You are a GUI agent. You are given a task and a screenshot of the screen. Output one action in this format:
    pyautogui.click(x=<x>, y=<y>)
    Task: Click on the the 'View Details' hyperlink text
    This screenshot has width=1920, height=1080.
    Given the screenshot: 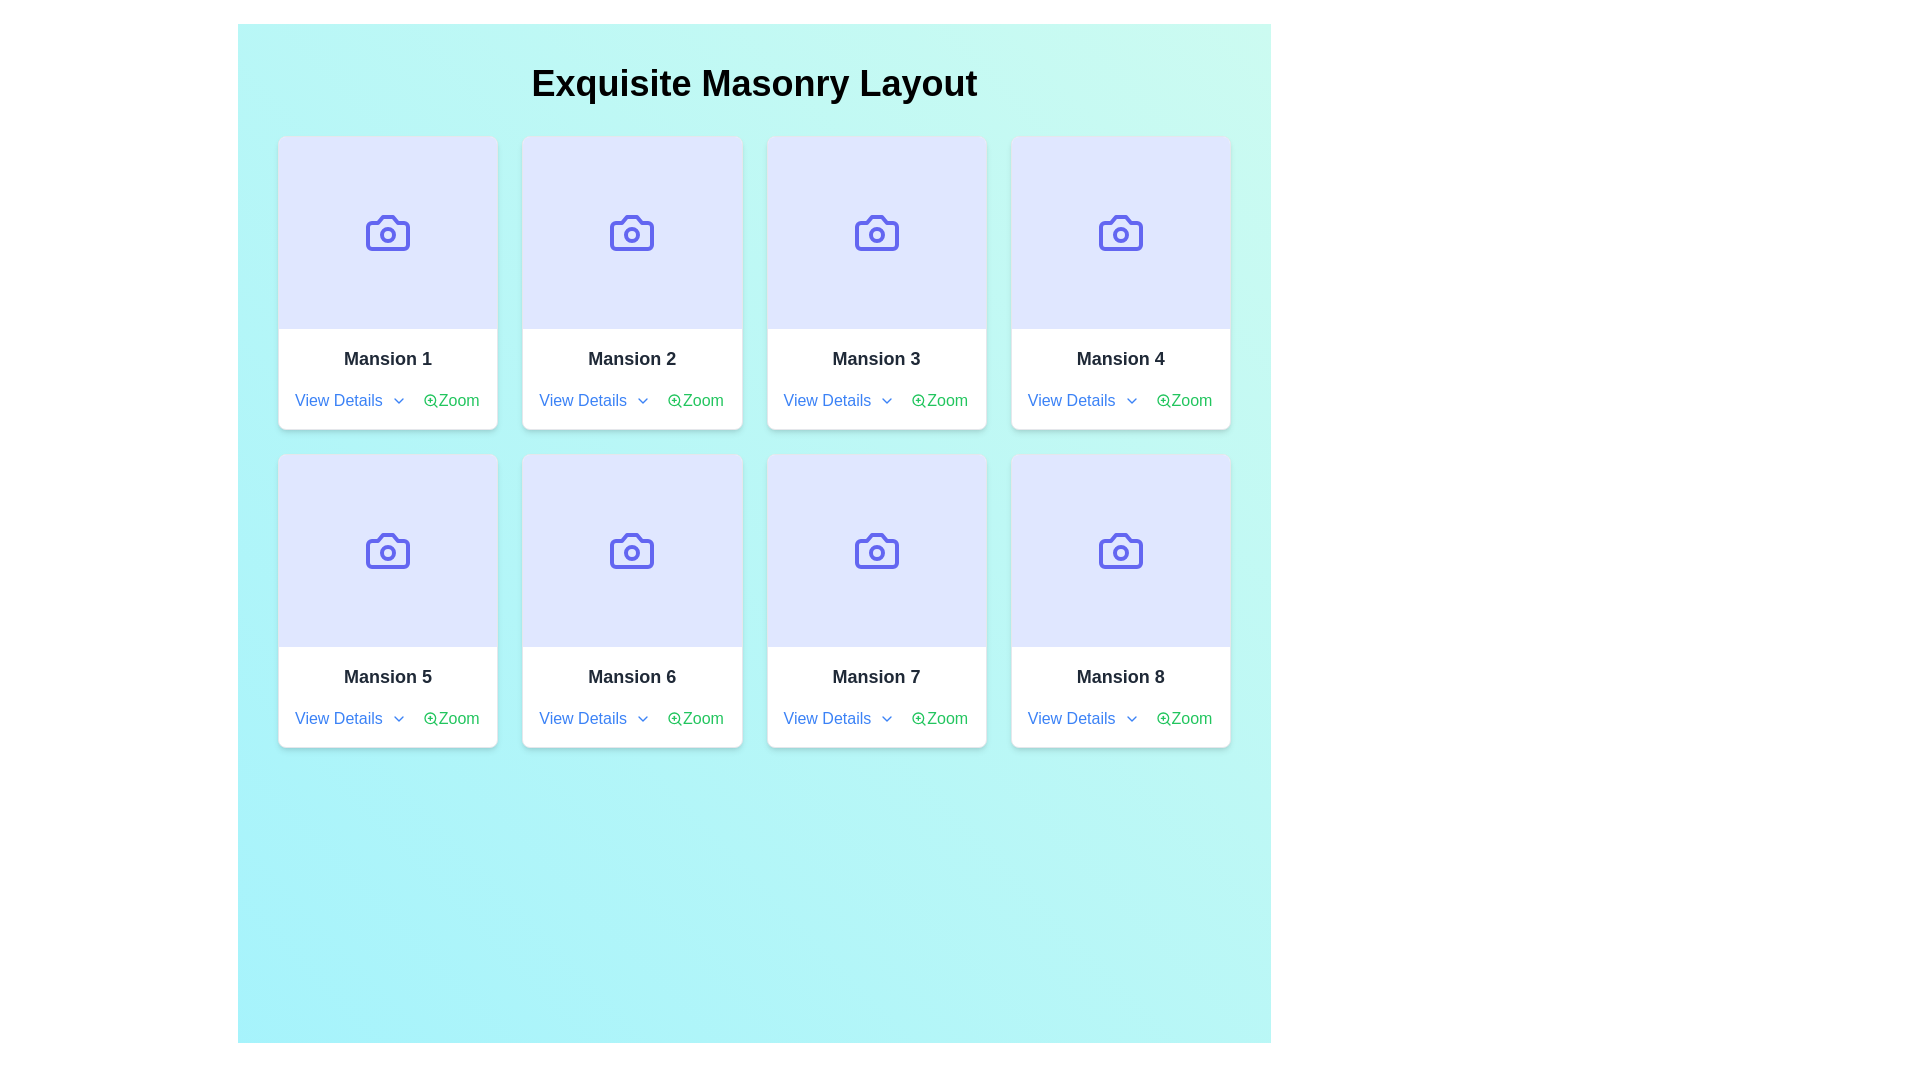 What is the action you would take?
    pyautogui.click(x=594, y=717)
    